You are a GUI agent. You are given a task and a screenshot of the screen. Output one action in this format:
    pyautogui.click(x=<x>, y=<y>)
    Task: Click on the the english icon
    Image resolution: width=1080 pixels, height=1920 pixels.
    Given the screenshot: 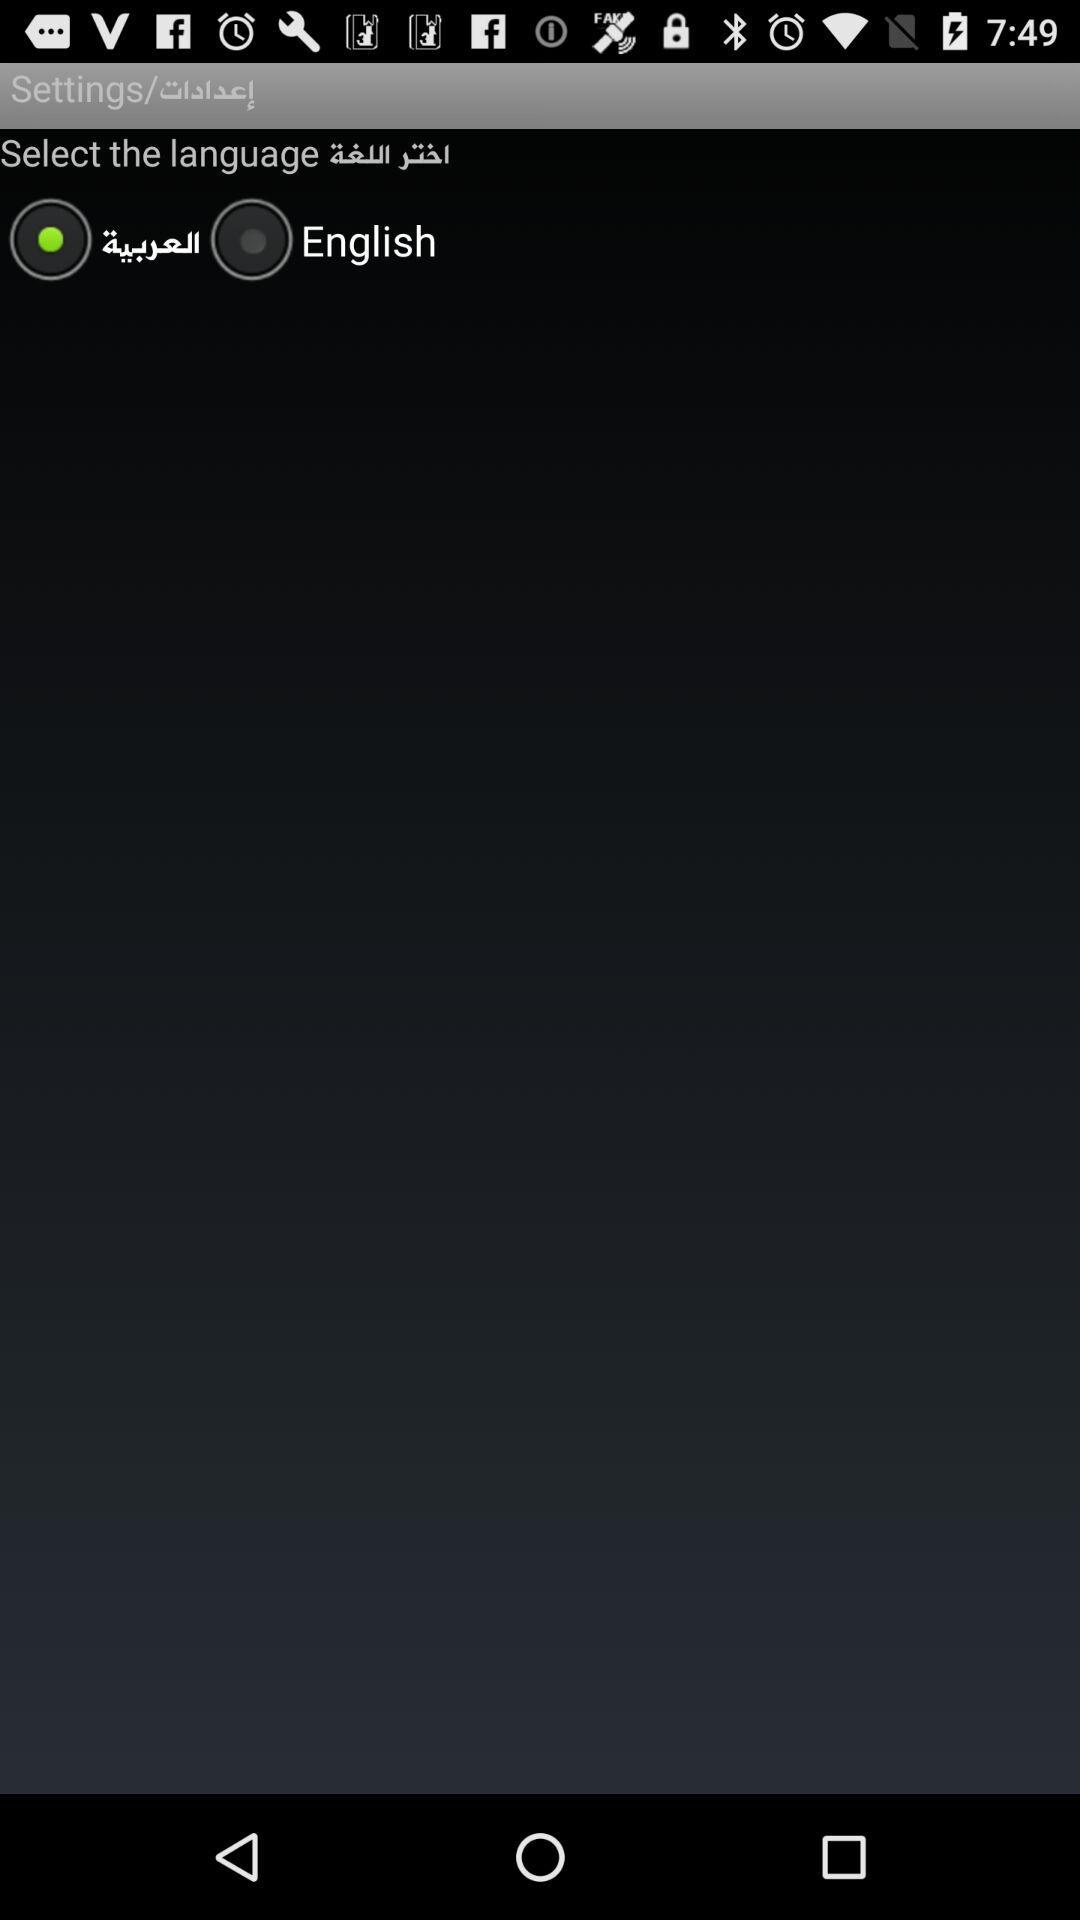 What is the action you would take?
    pyautogui.click(x=318, y=242)
    